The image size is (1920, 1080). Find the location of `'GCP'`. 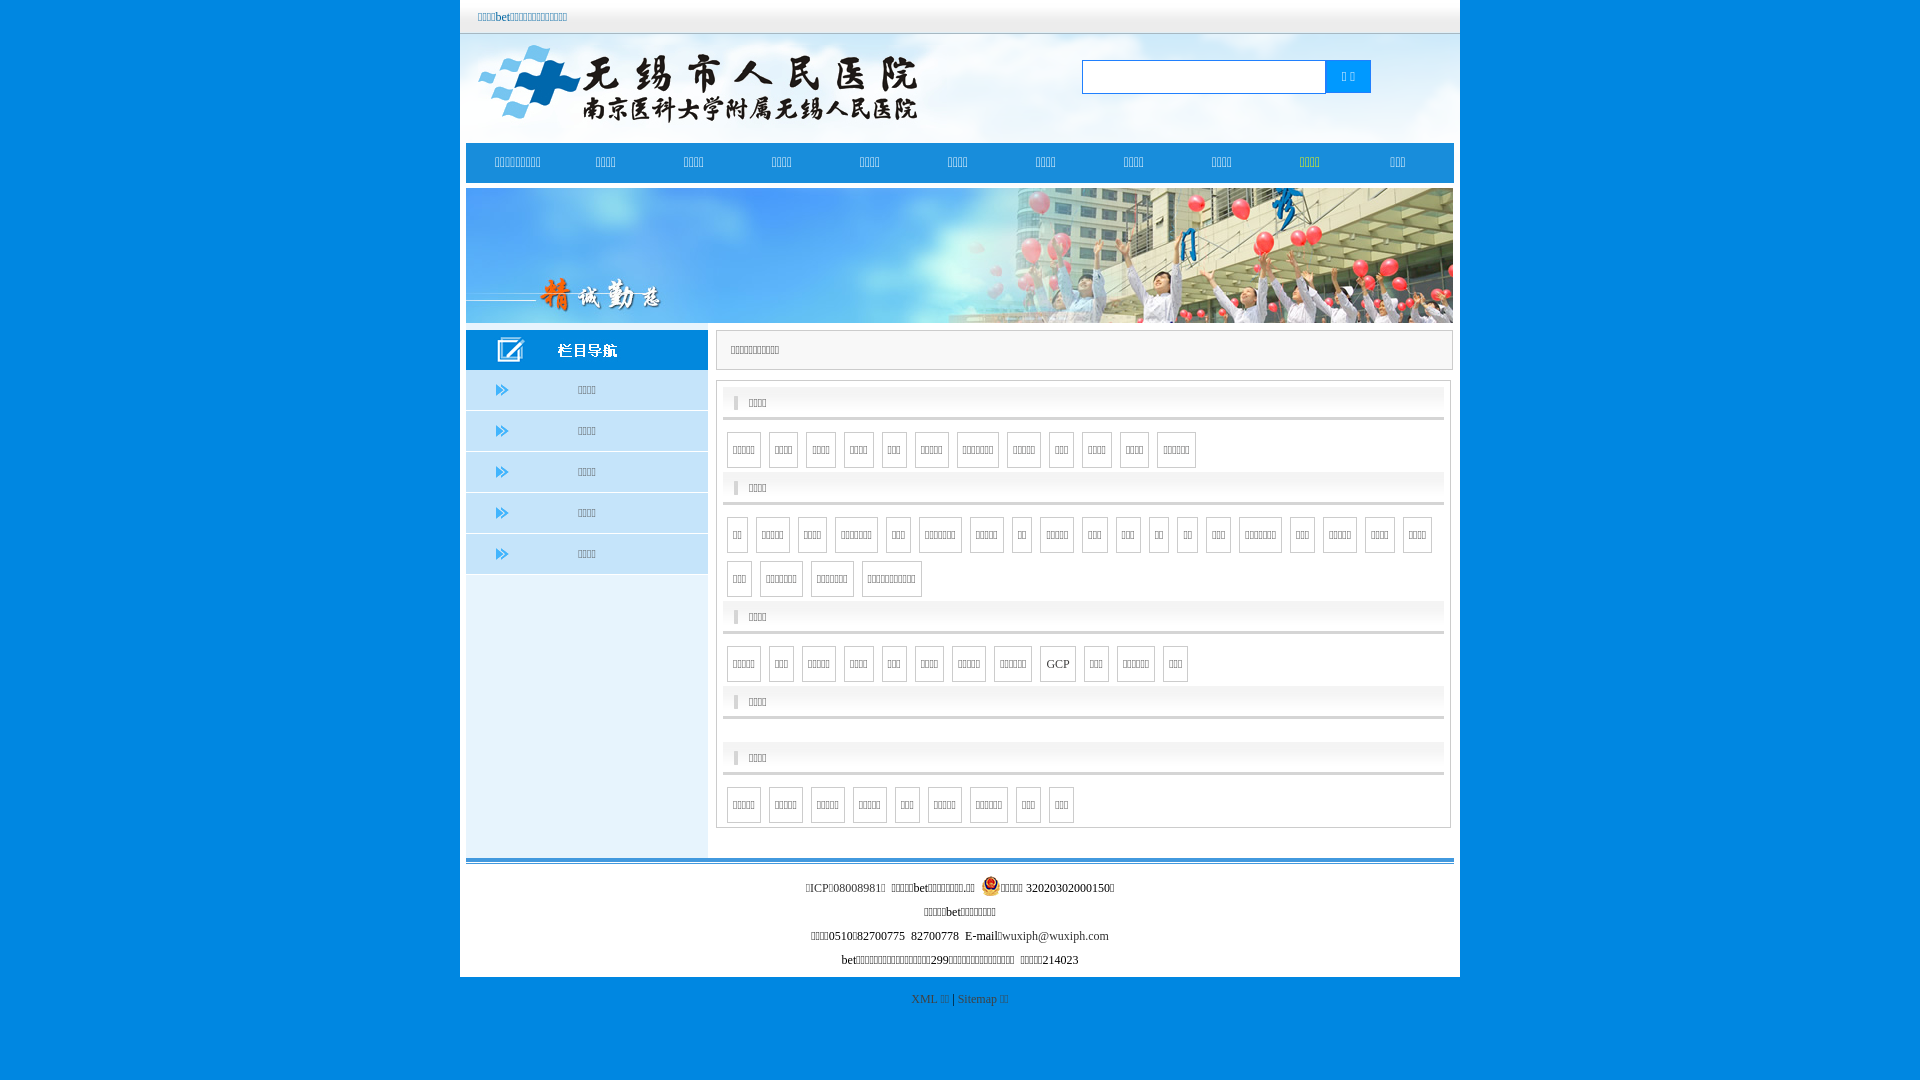

'GCP' is located at coordinates (1056, 663).